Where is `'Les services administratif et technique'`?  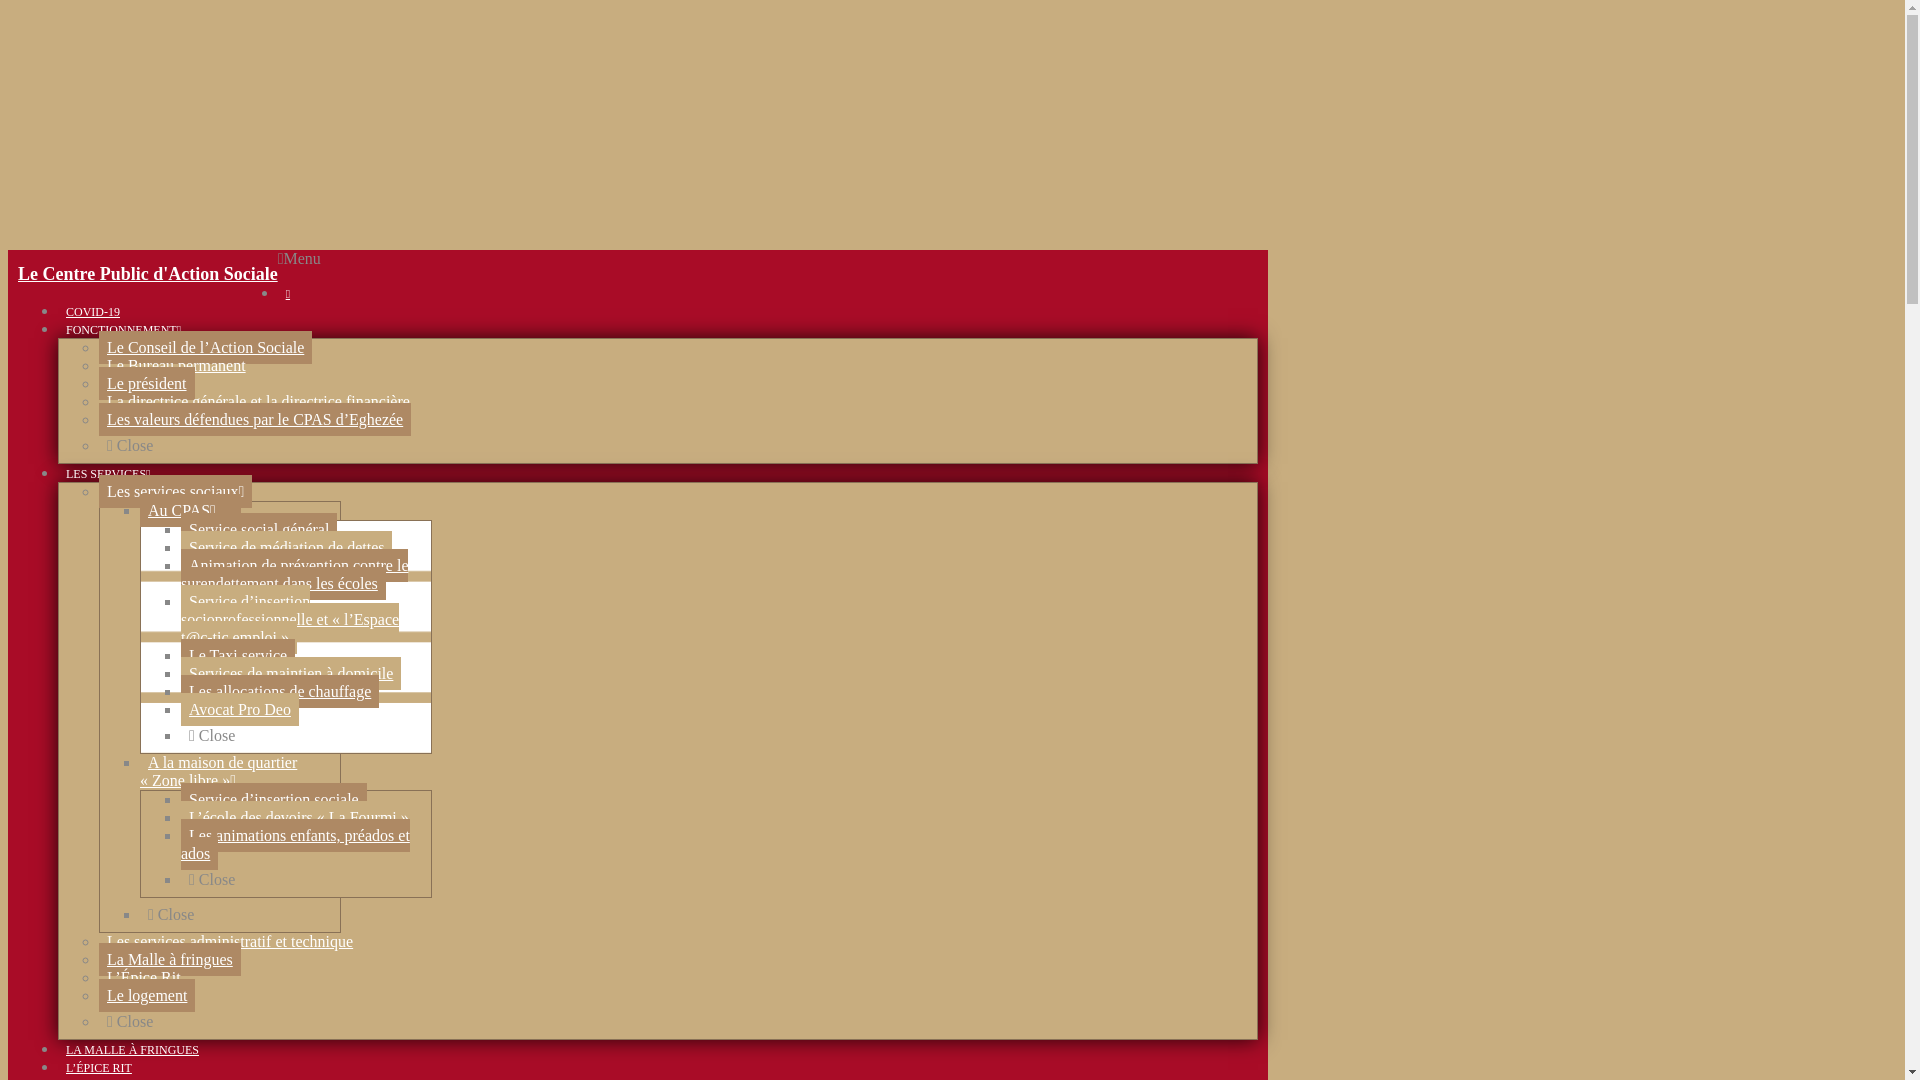 'Les services administratif et technique' is located at coordinates (98, 941).